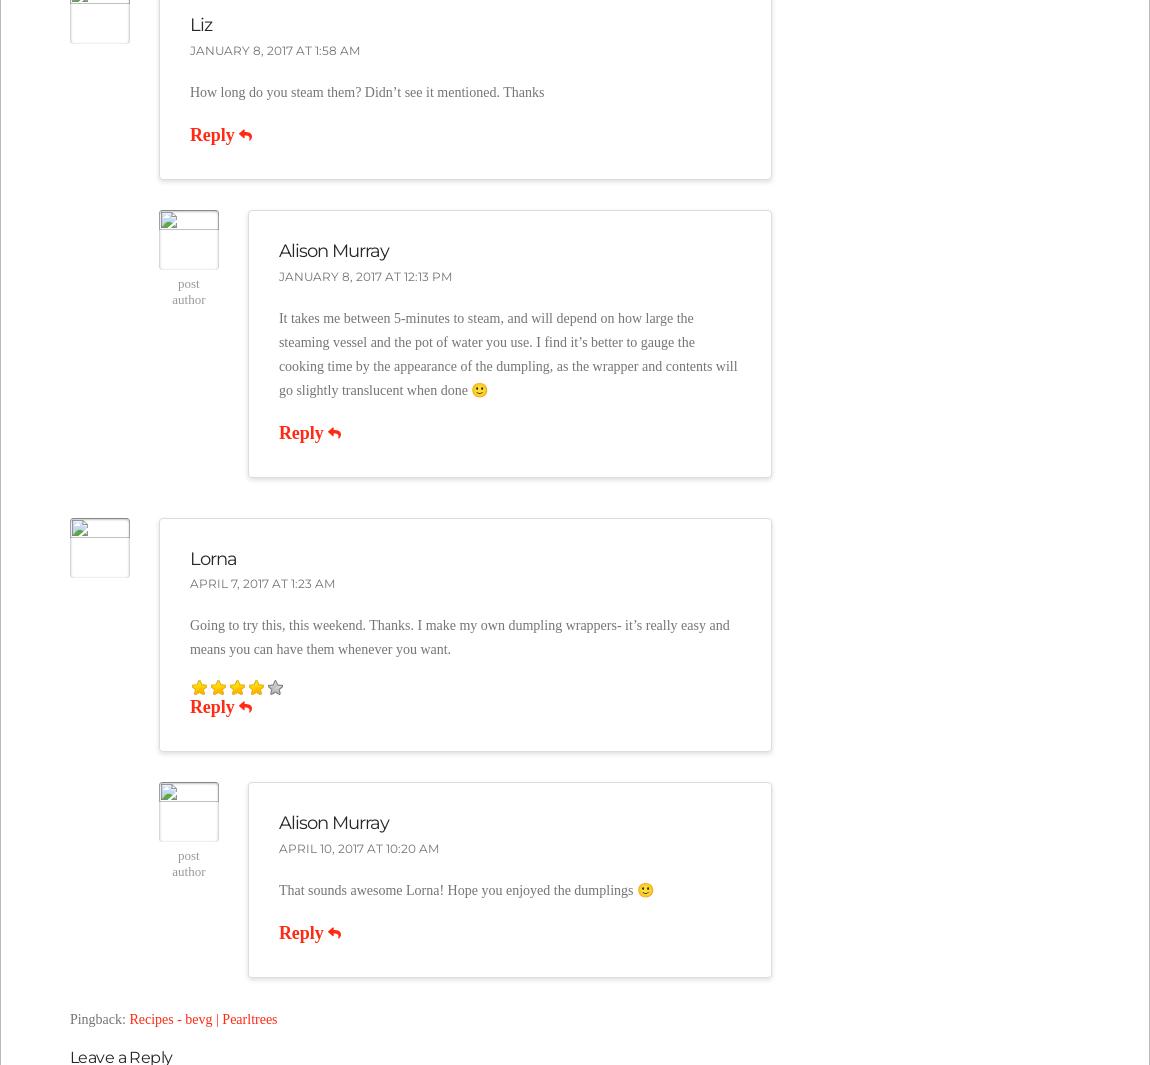 The height and width of the screenshot is (1065, 1150). I want to click on 'That sounds awesome Lorna! Hope you enjoyed the dumplings 🙂', so click(465, 890).